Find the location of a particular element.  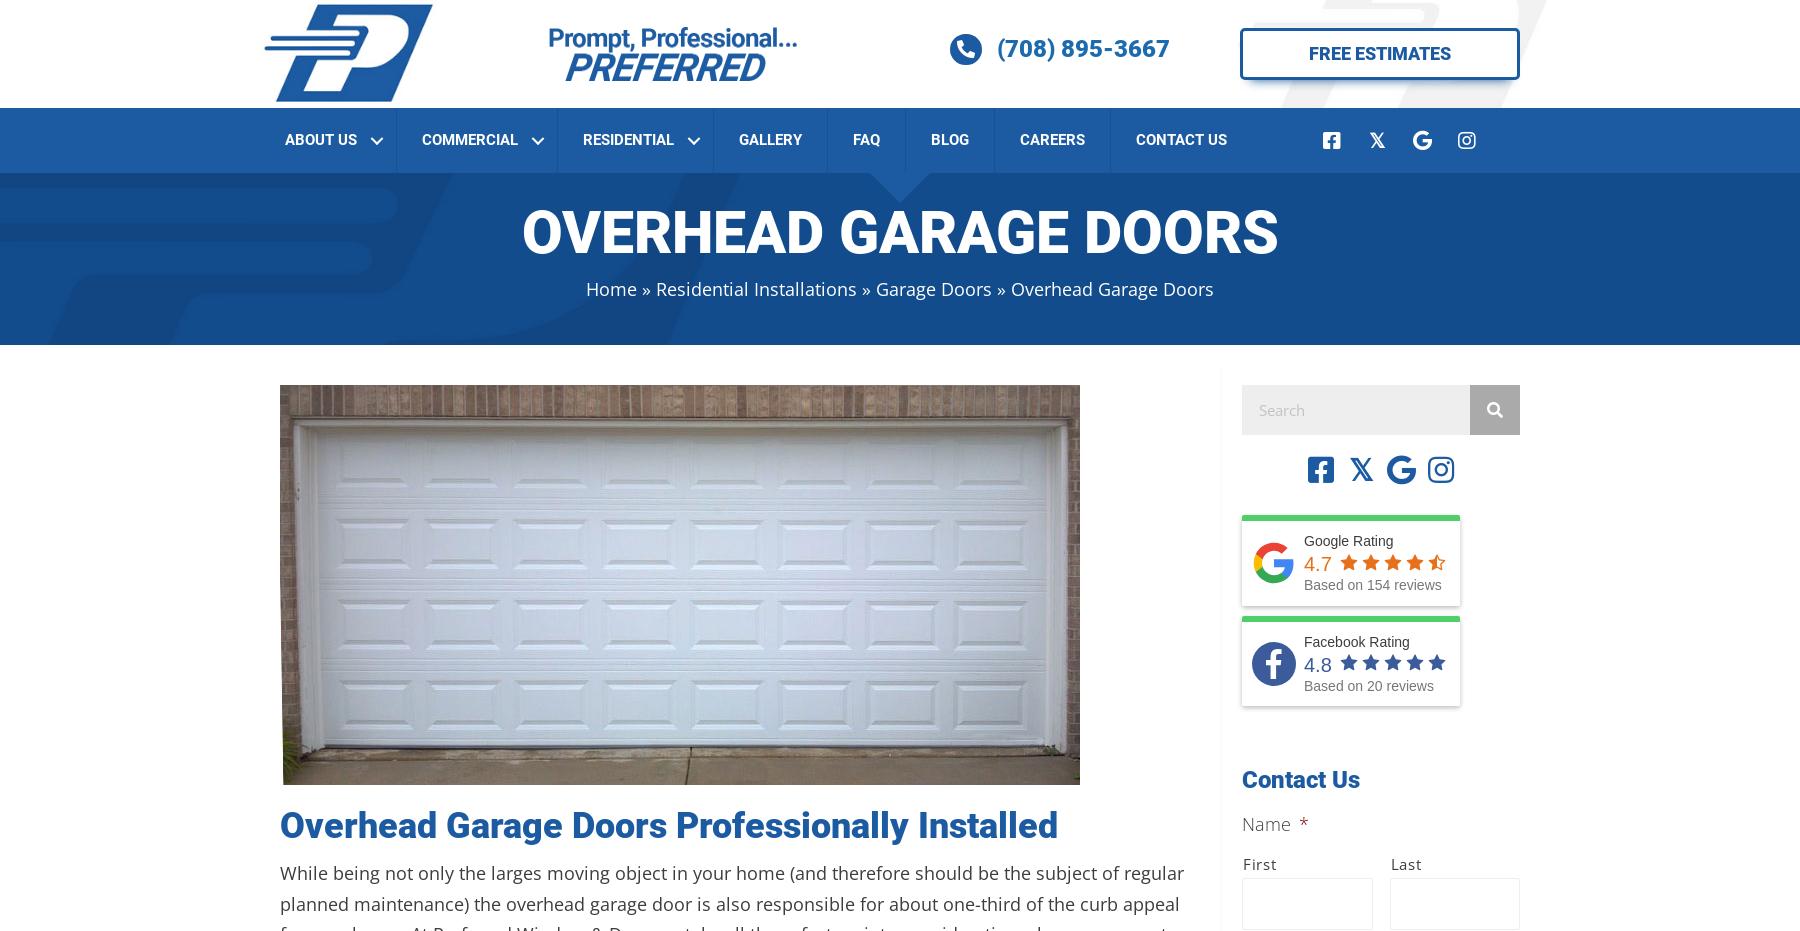

'First' is located at coordinates (1259, 862).